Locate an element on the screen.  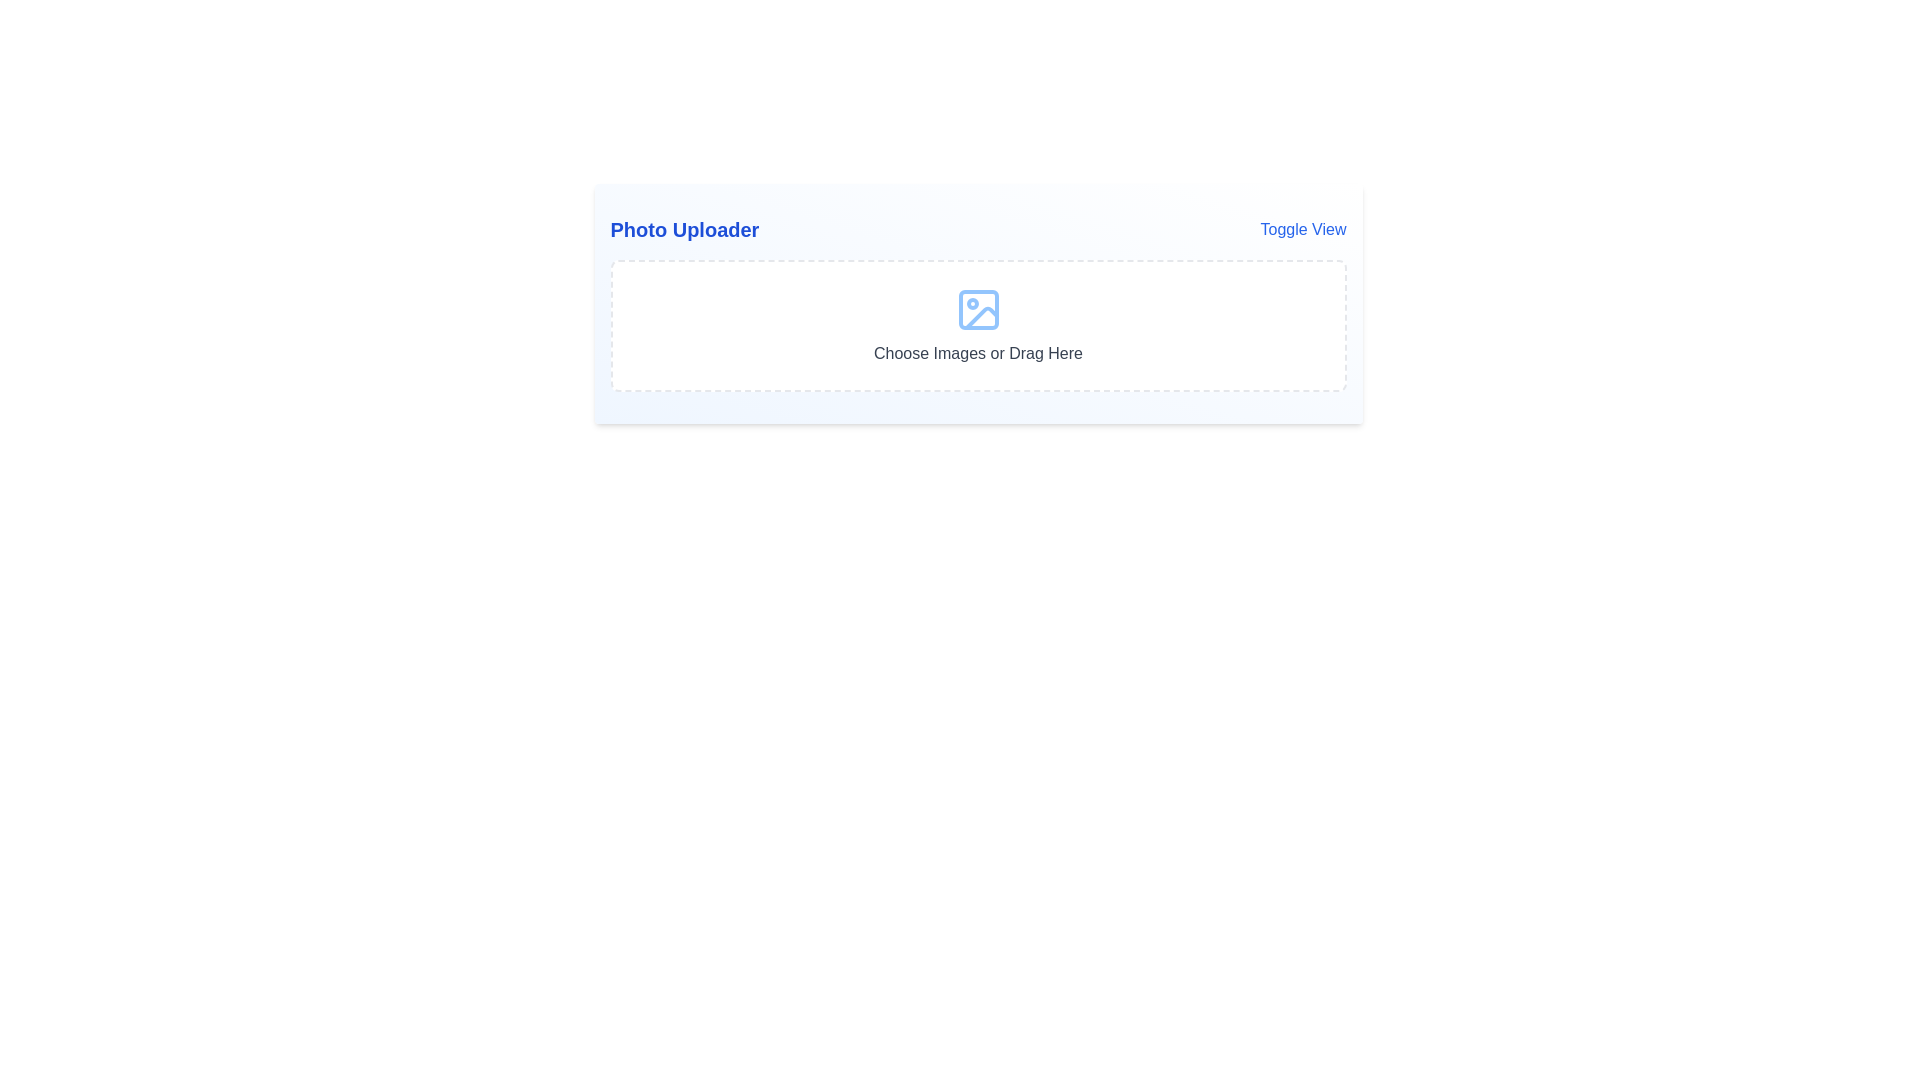
the 'Toggle View' element, which is part of the 'Photo Uploader' section is located at coordinates (978, 229).